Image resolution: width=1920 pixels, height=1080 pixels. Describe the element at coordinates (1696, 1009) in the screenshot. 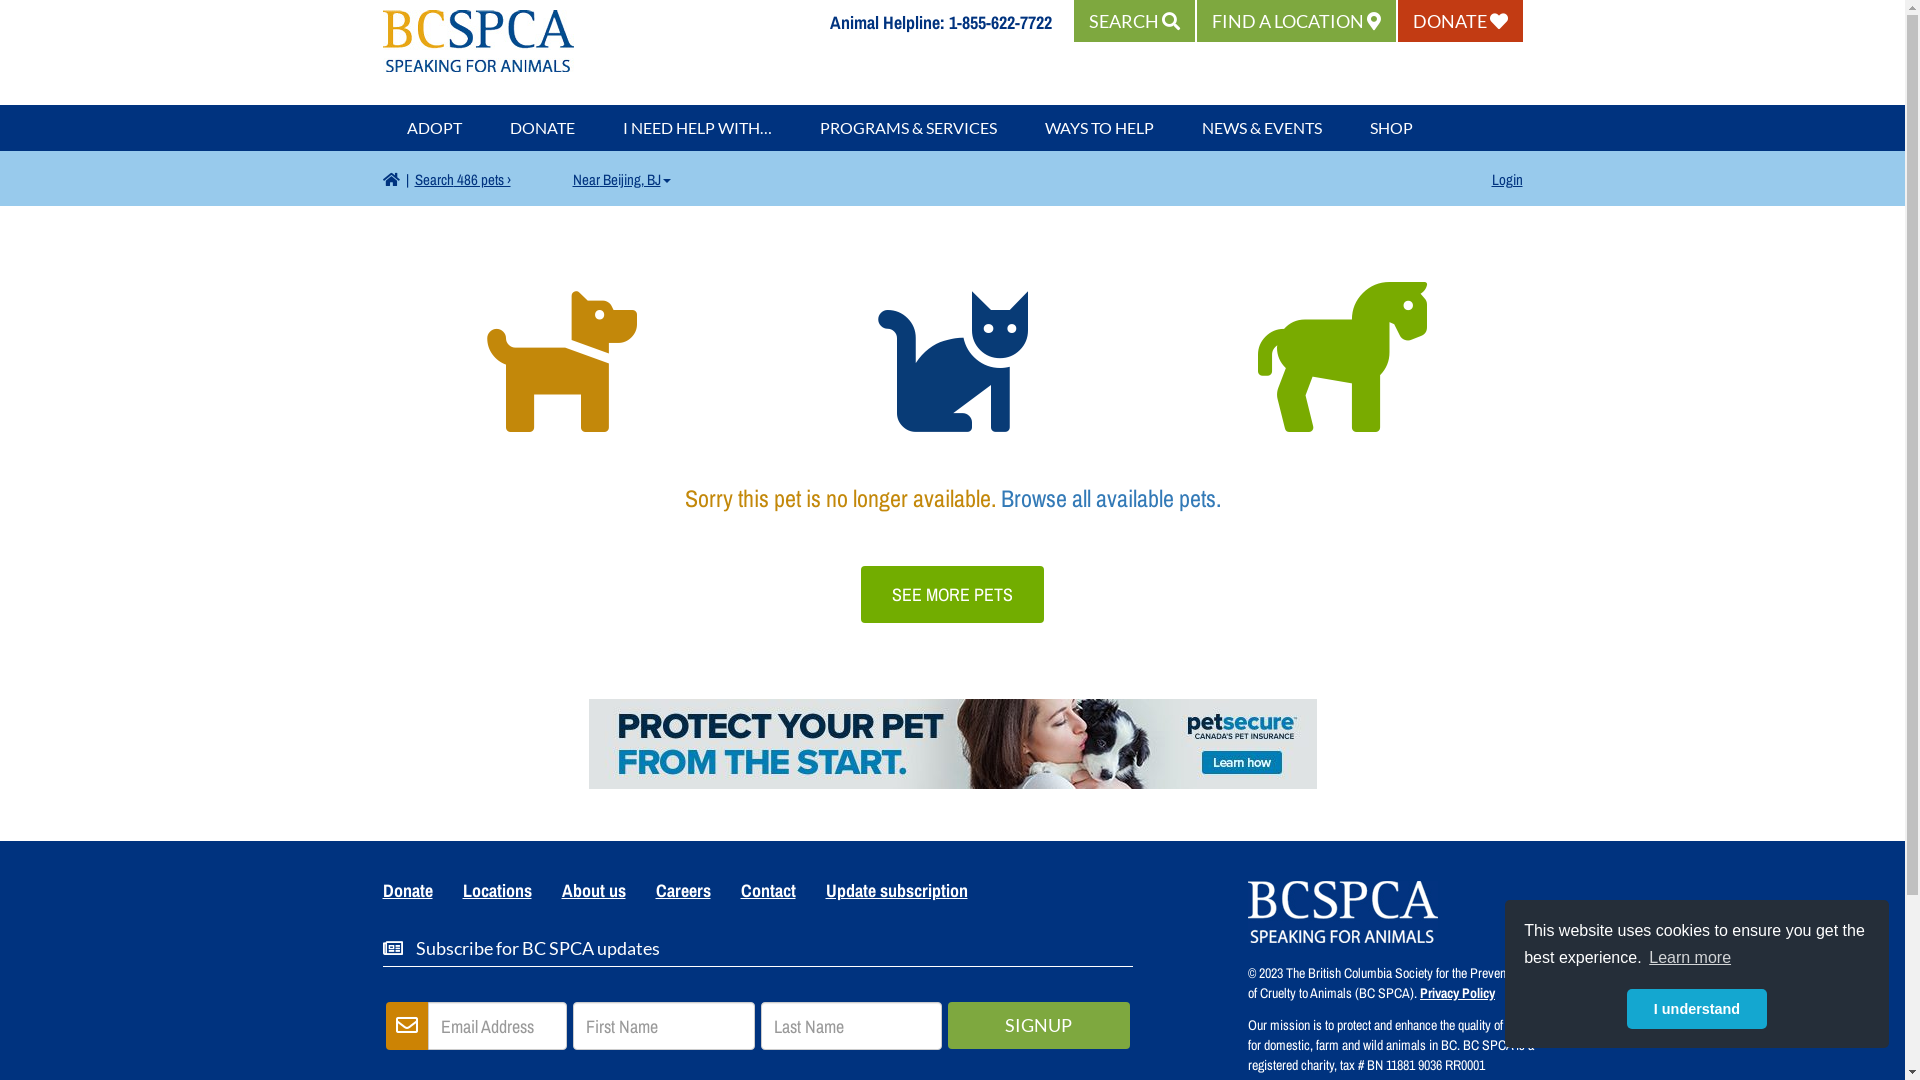

I see `'I understand'` at that location.